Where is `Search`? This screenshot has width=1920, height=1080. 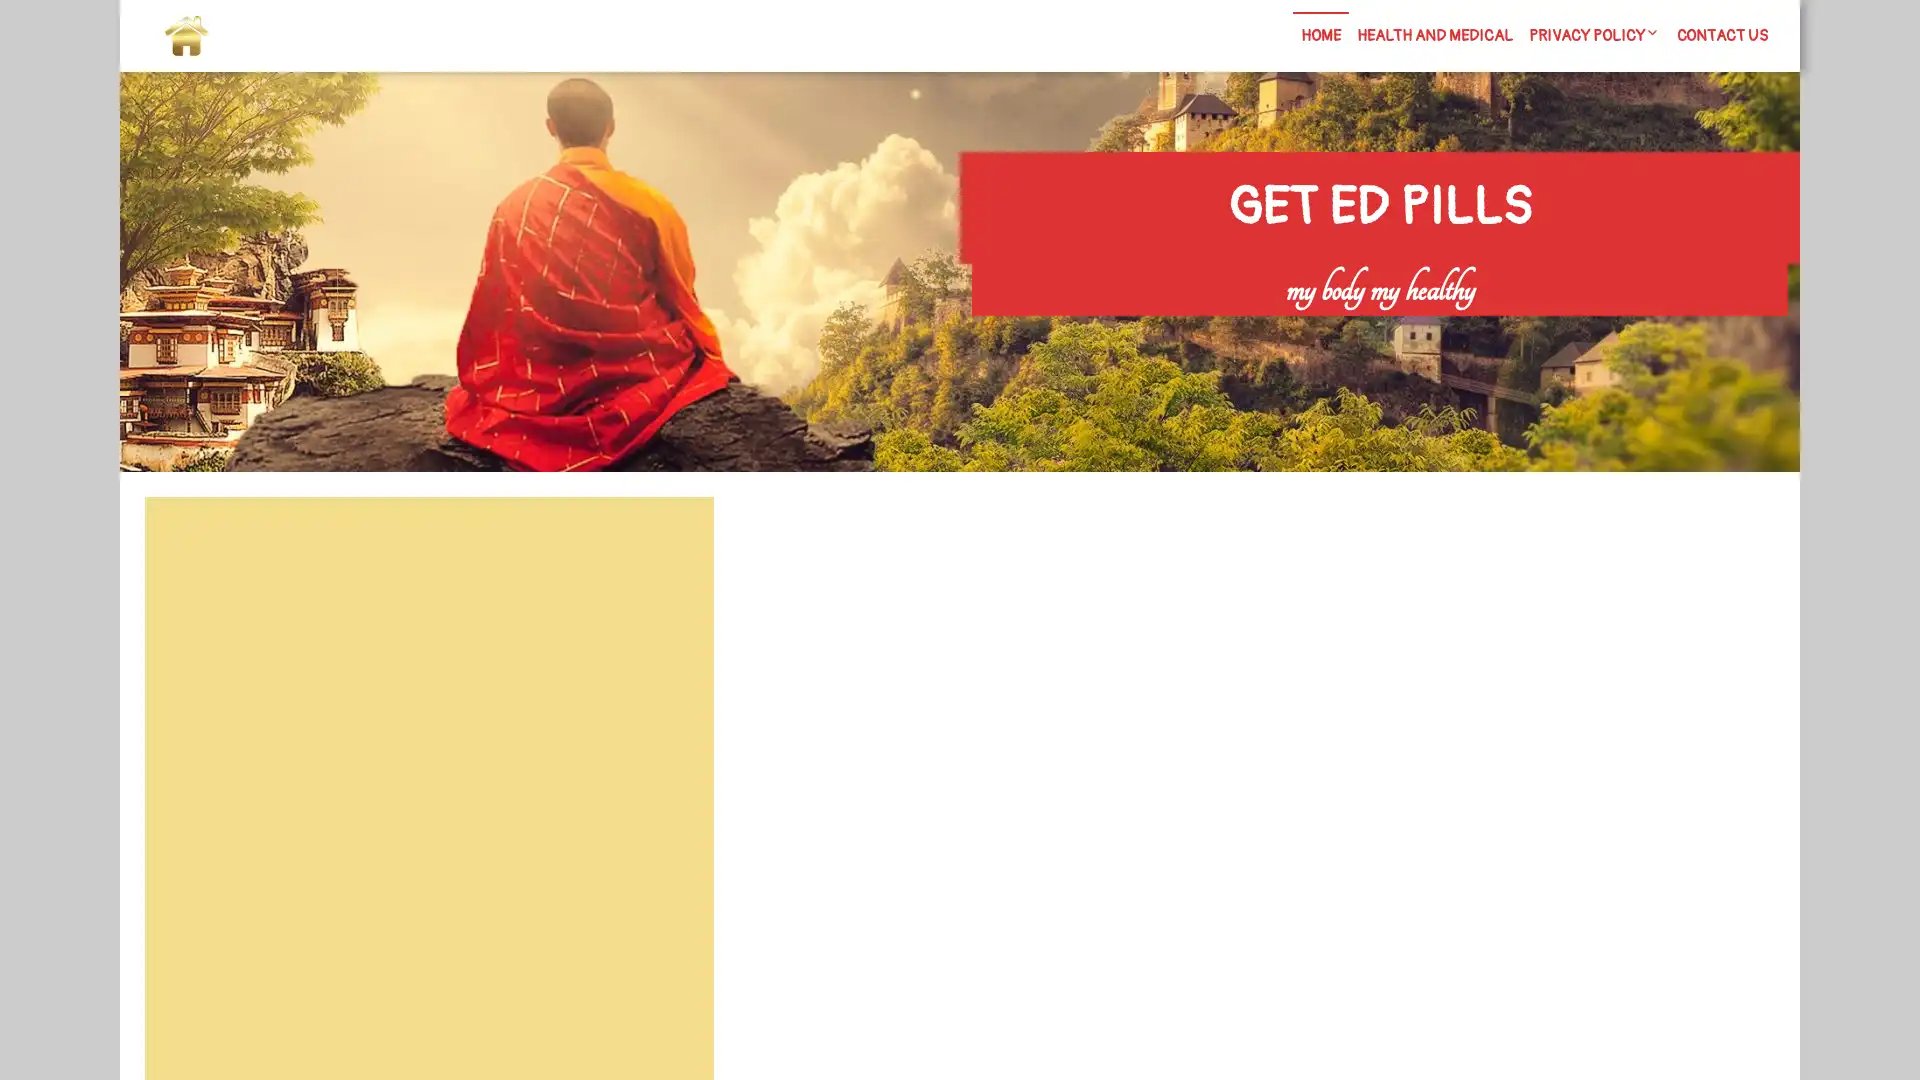
Search is located at coordinates (667, 545).